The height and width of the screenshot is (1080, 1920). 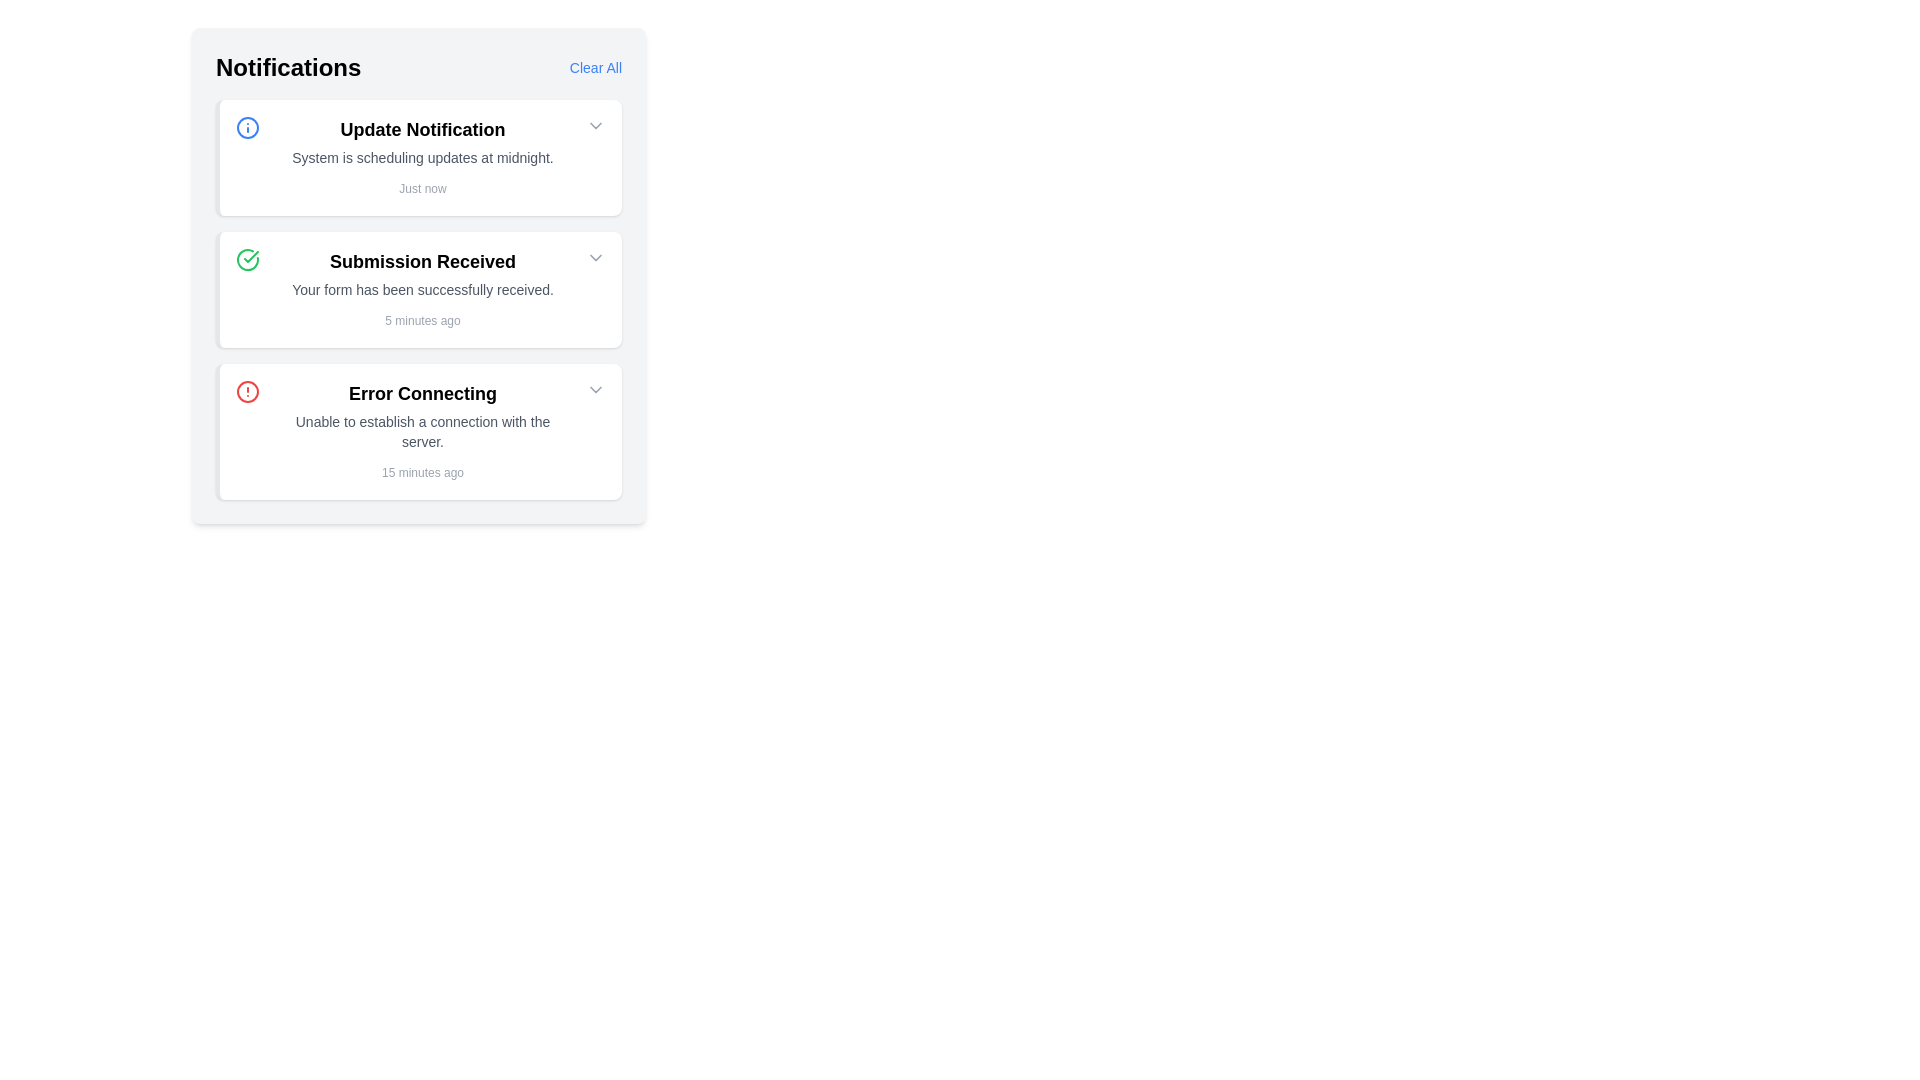 What do you see at coordinates (421, 319) in the screenshot?
I see `information from the static text label that indicates the time elapsed since the notification was sent, which is located within the 'Submission Received' notification card, below the detailed message text` at bounding box center [421, 319].